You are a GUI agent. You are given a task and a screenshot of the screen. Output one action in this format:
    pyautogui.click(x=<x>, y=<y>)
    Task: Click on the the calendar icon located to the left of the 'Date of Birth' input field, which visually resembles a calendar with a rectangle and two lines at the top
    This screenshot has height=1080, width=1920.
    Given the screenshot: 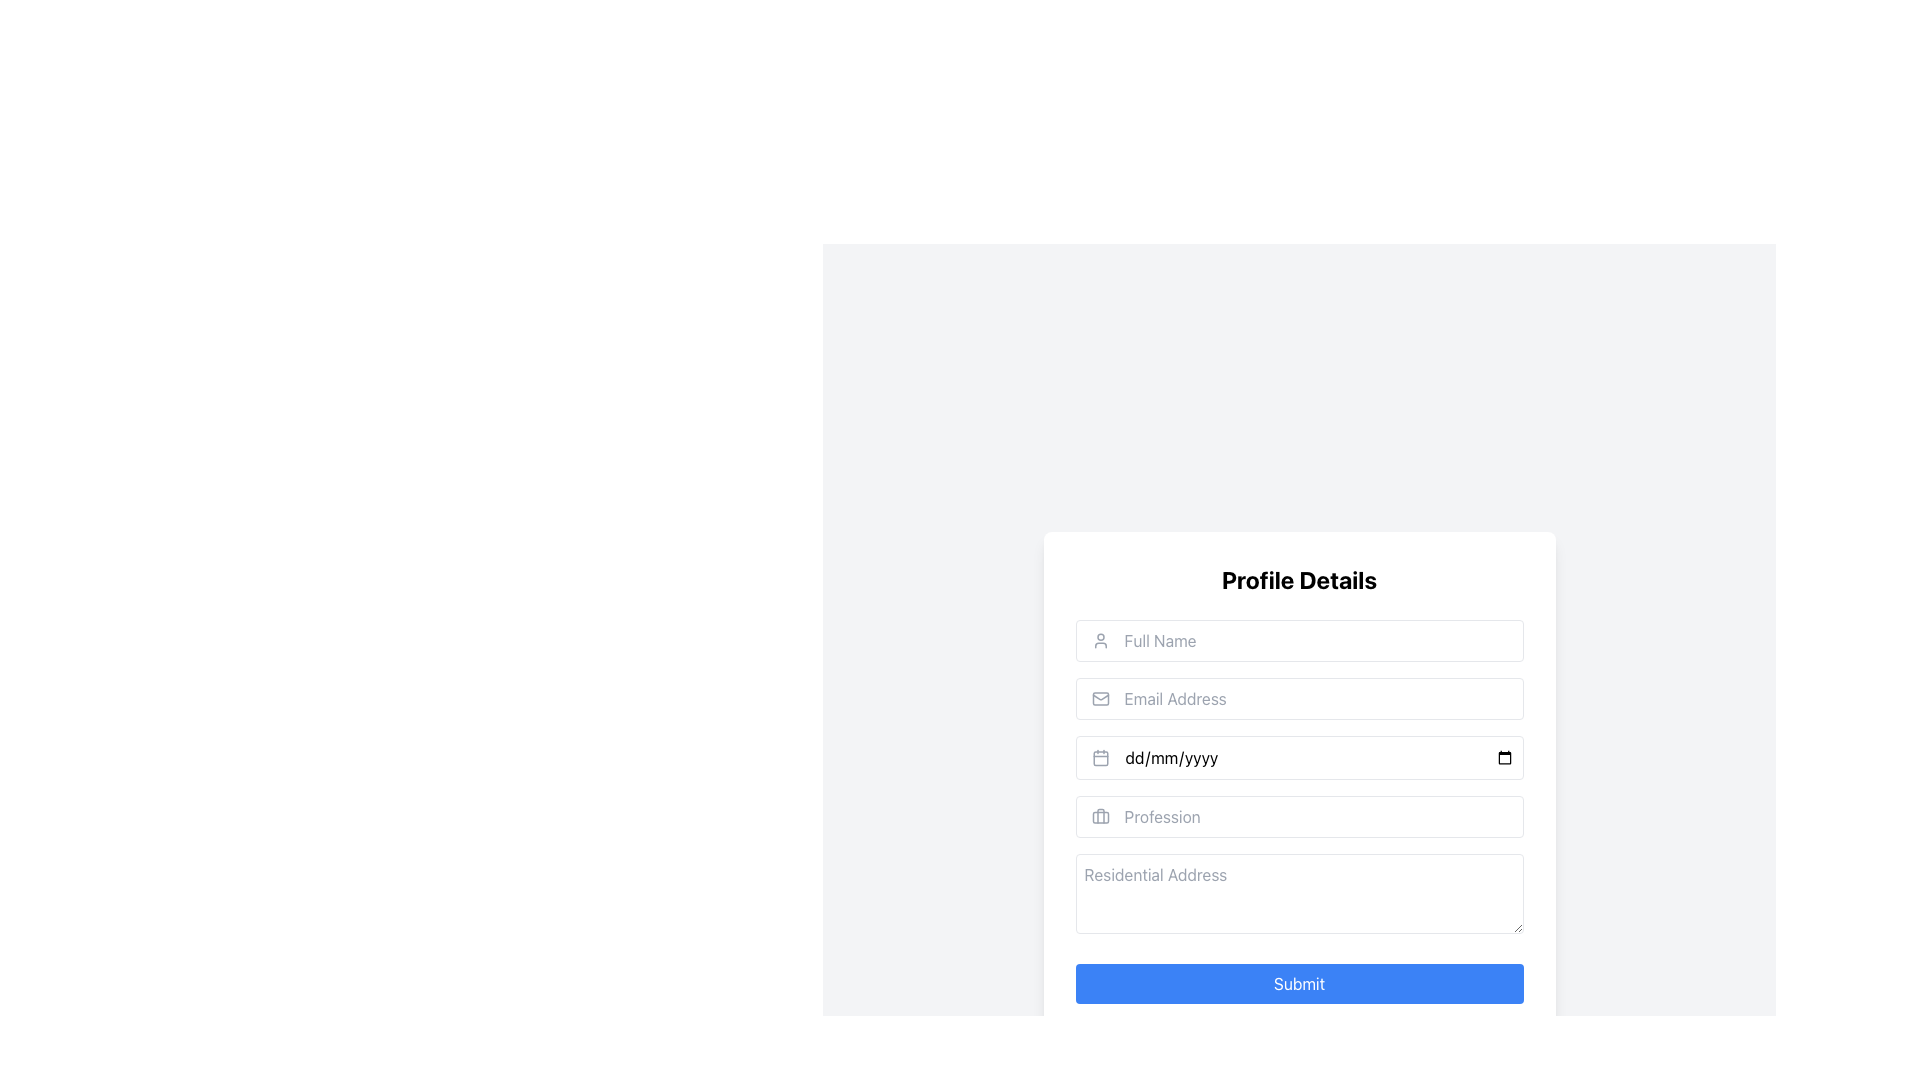 What is the action you would take?
    pyautogui.click(x=1099, y=758)
    